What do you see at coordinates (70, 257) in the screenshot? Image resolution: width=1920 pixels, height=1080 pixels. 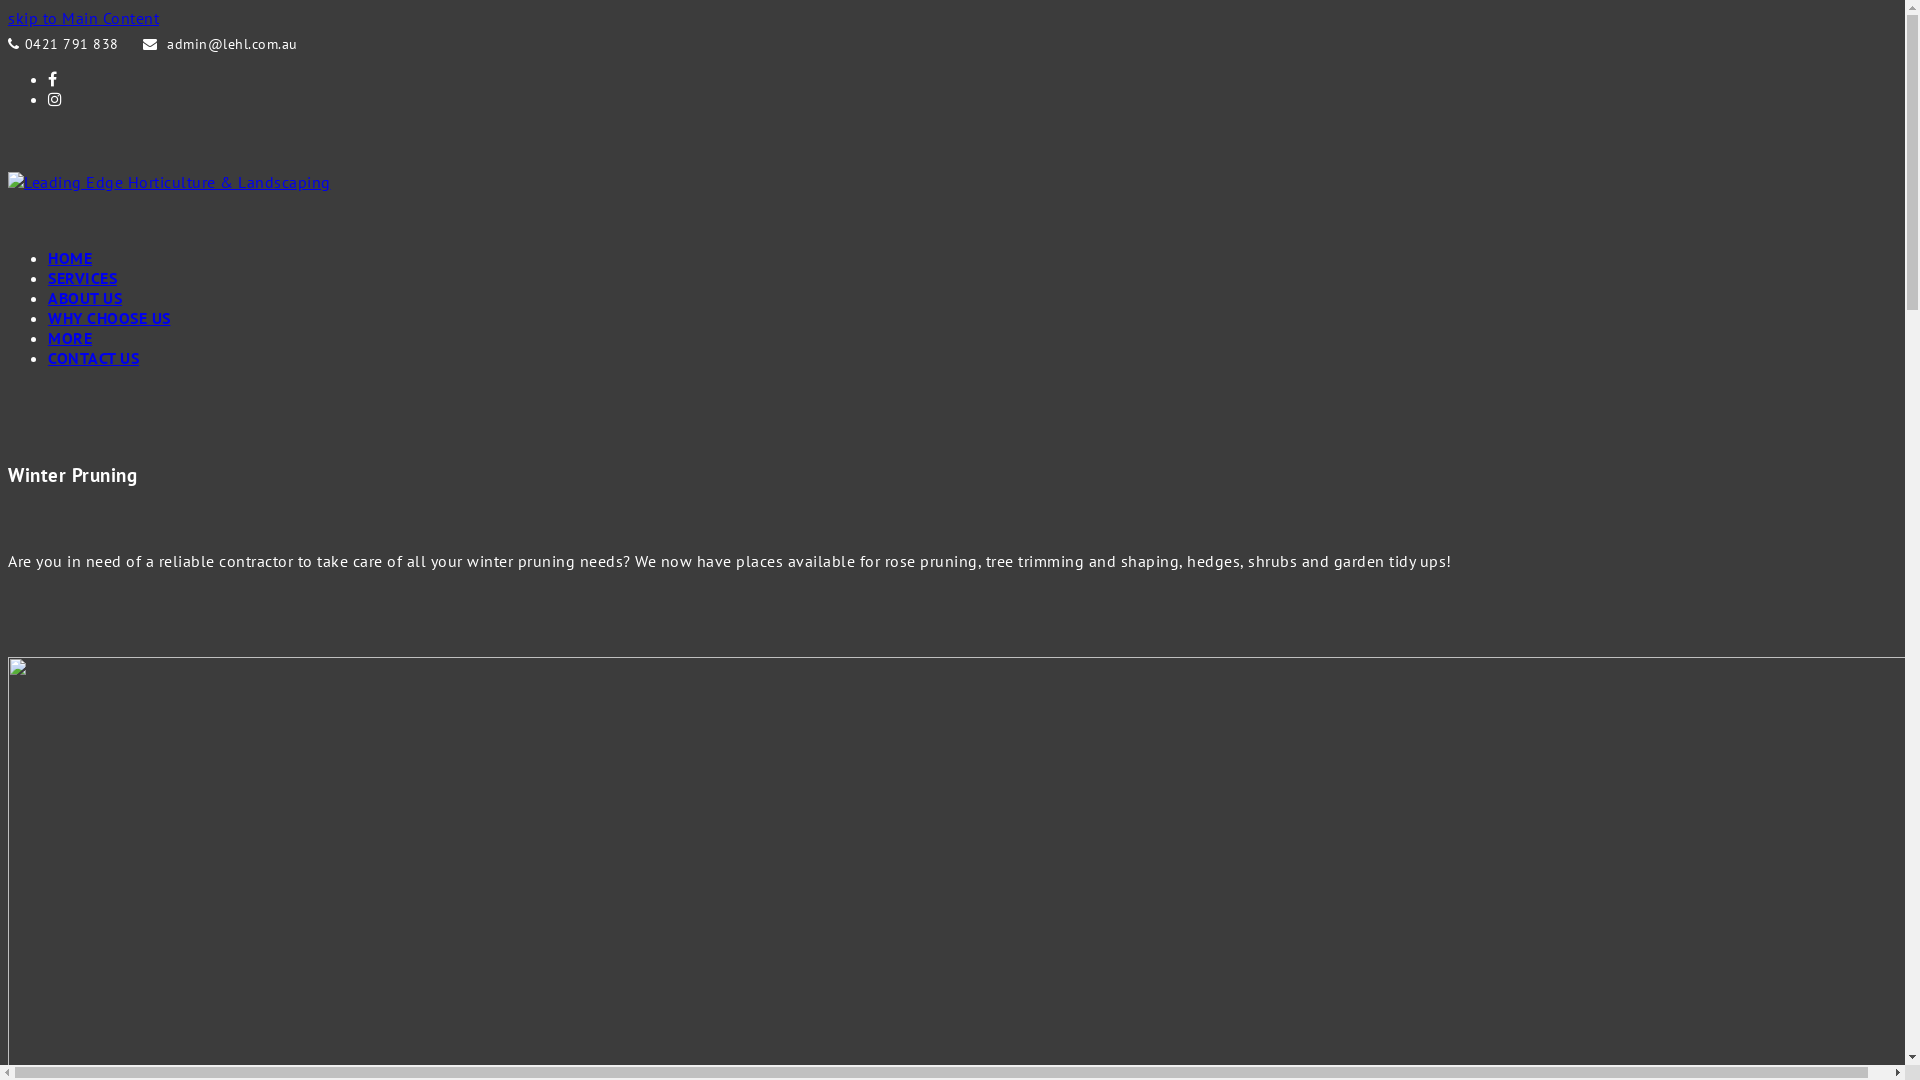 I see `'HOME'` at bounding box center [70, 257].